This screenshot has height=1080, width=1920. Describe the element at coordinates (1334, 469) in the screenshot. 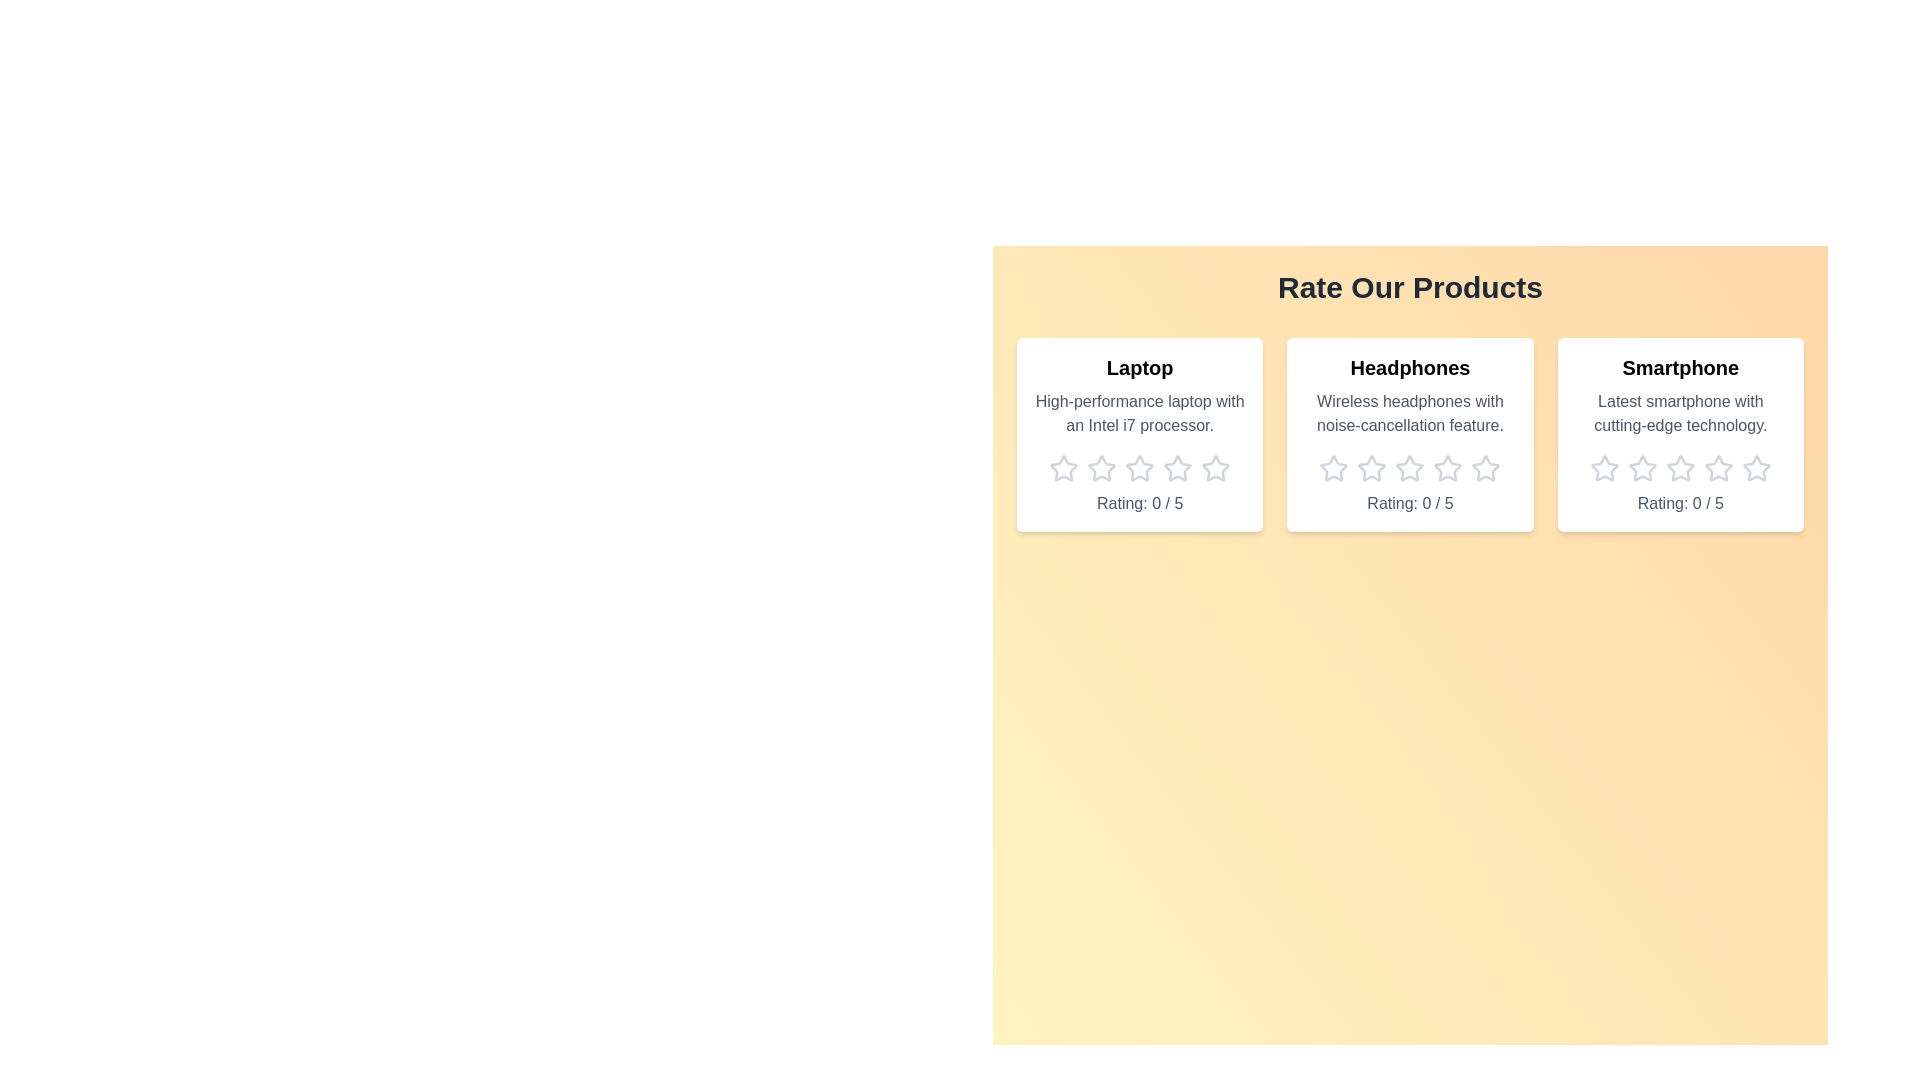

I see `the star icon corresponding to 1 stars for the product Headphones` at that location.